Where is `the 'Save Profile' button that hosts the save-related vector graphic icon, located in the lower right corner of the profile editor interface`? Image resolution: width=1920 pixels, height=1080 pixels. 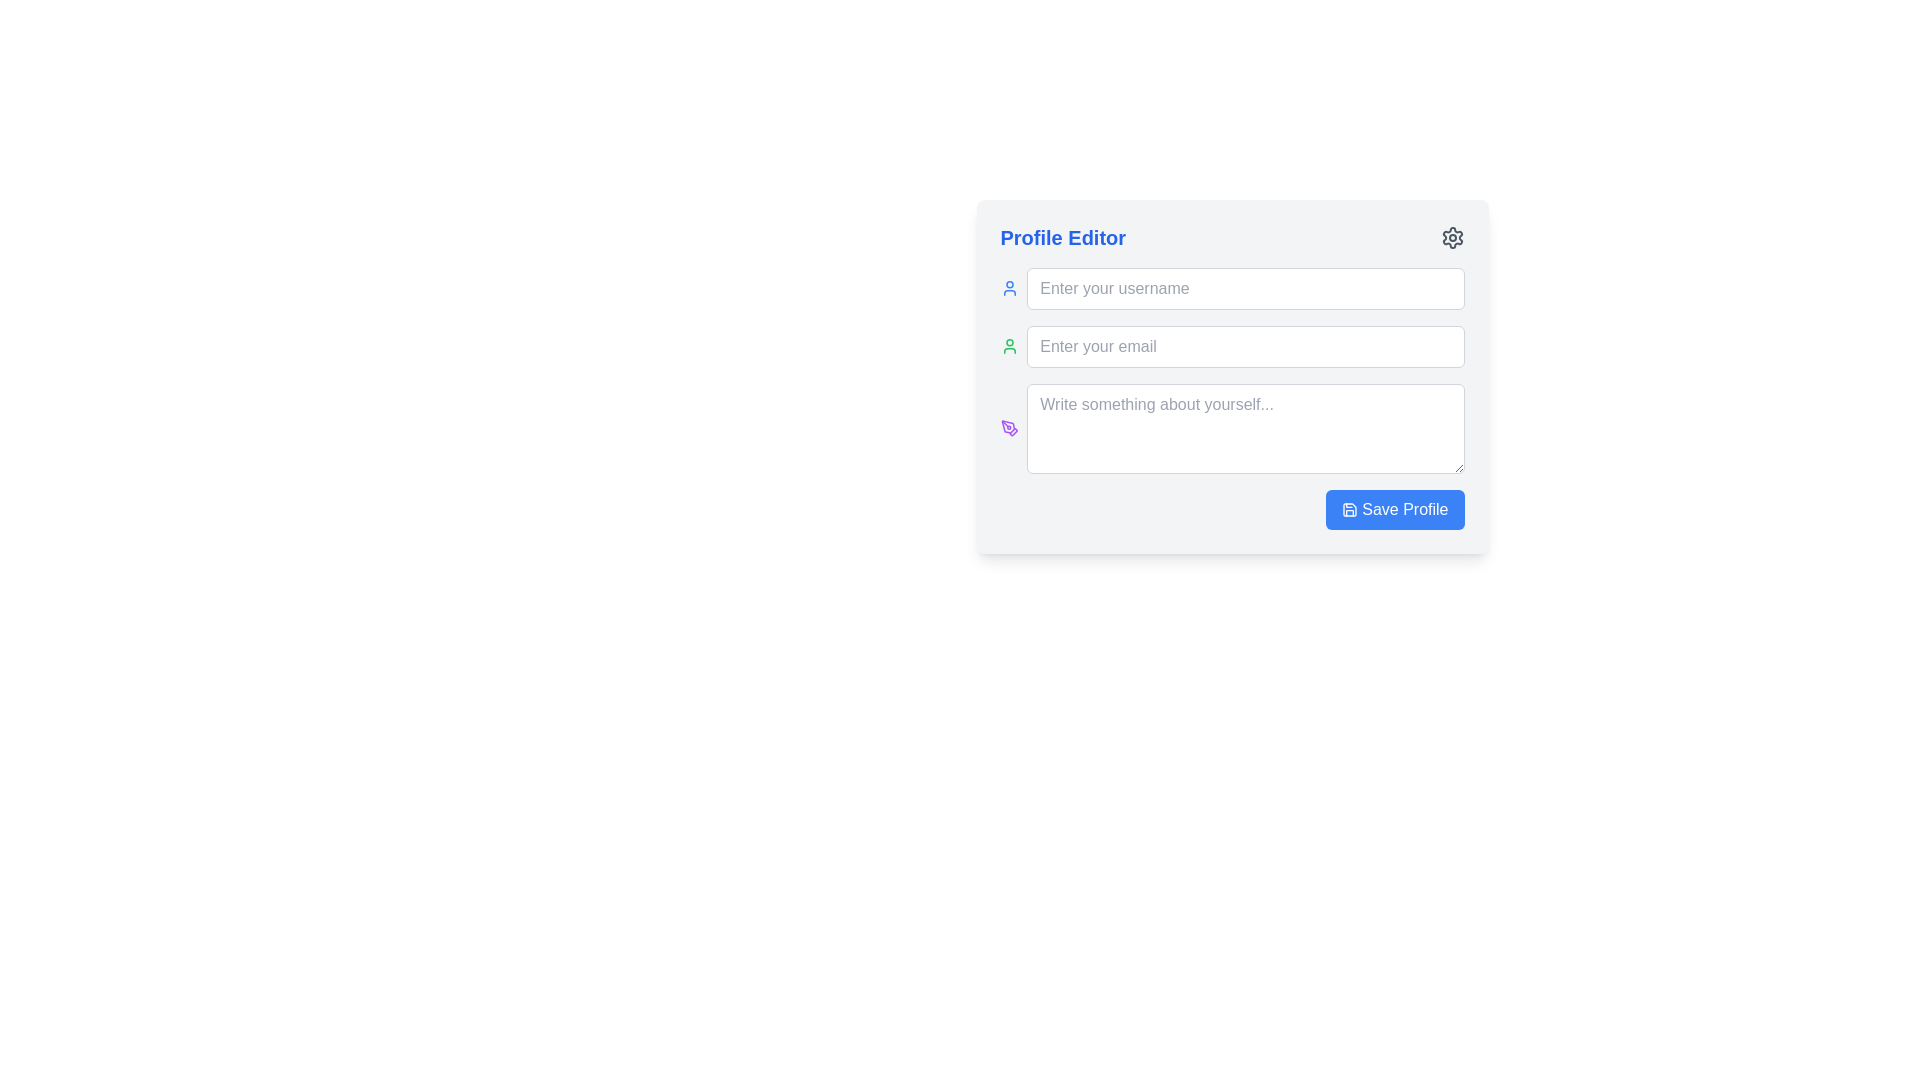
the 'Save Profile' button that hosts the save-related vector graphic icon, located in the lower right corner of the profile editor interface is located at coordinates (1350, 508).